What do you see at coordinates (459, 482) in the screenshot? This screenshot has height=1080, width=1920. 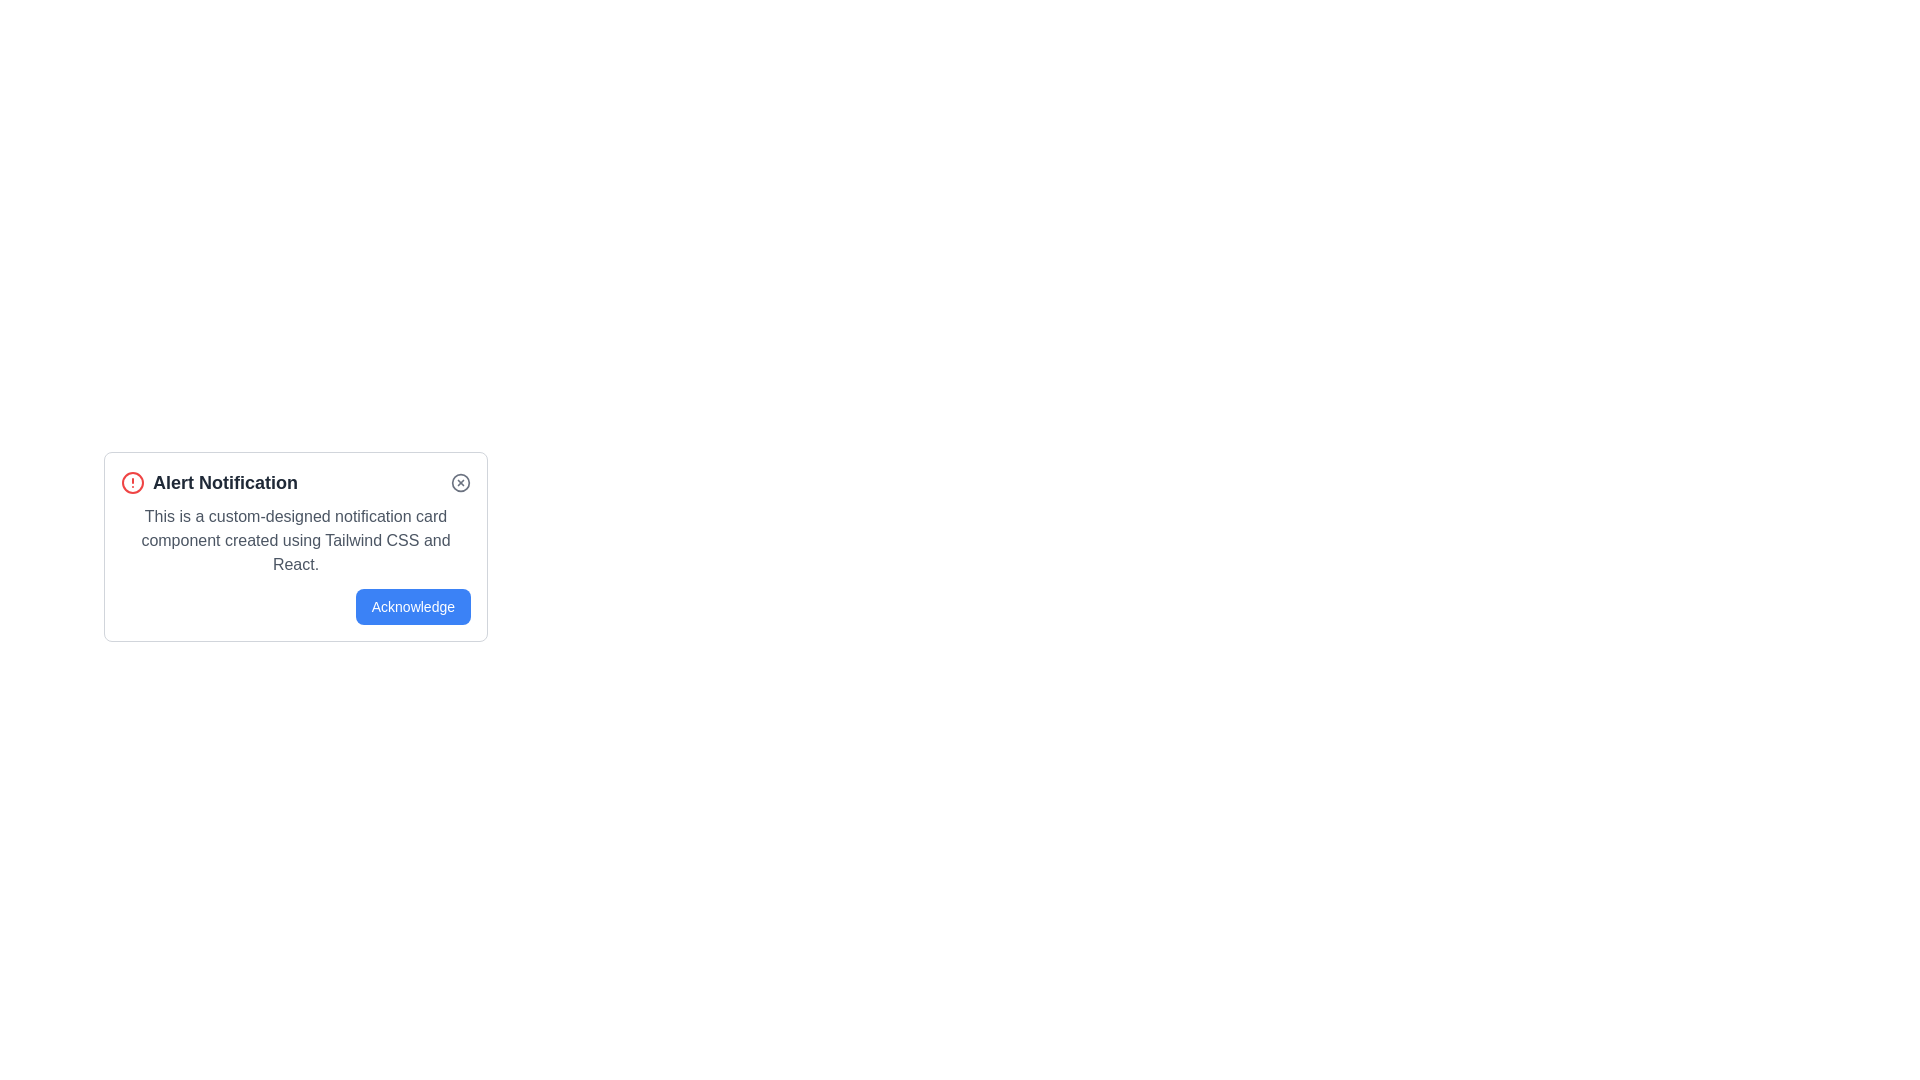 I see `the circle element that is part of the 'X' icon for notifications, located at the center of the card's top-right corner` at bounding box center [459, 482].